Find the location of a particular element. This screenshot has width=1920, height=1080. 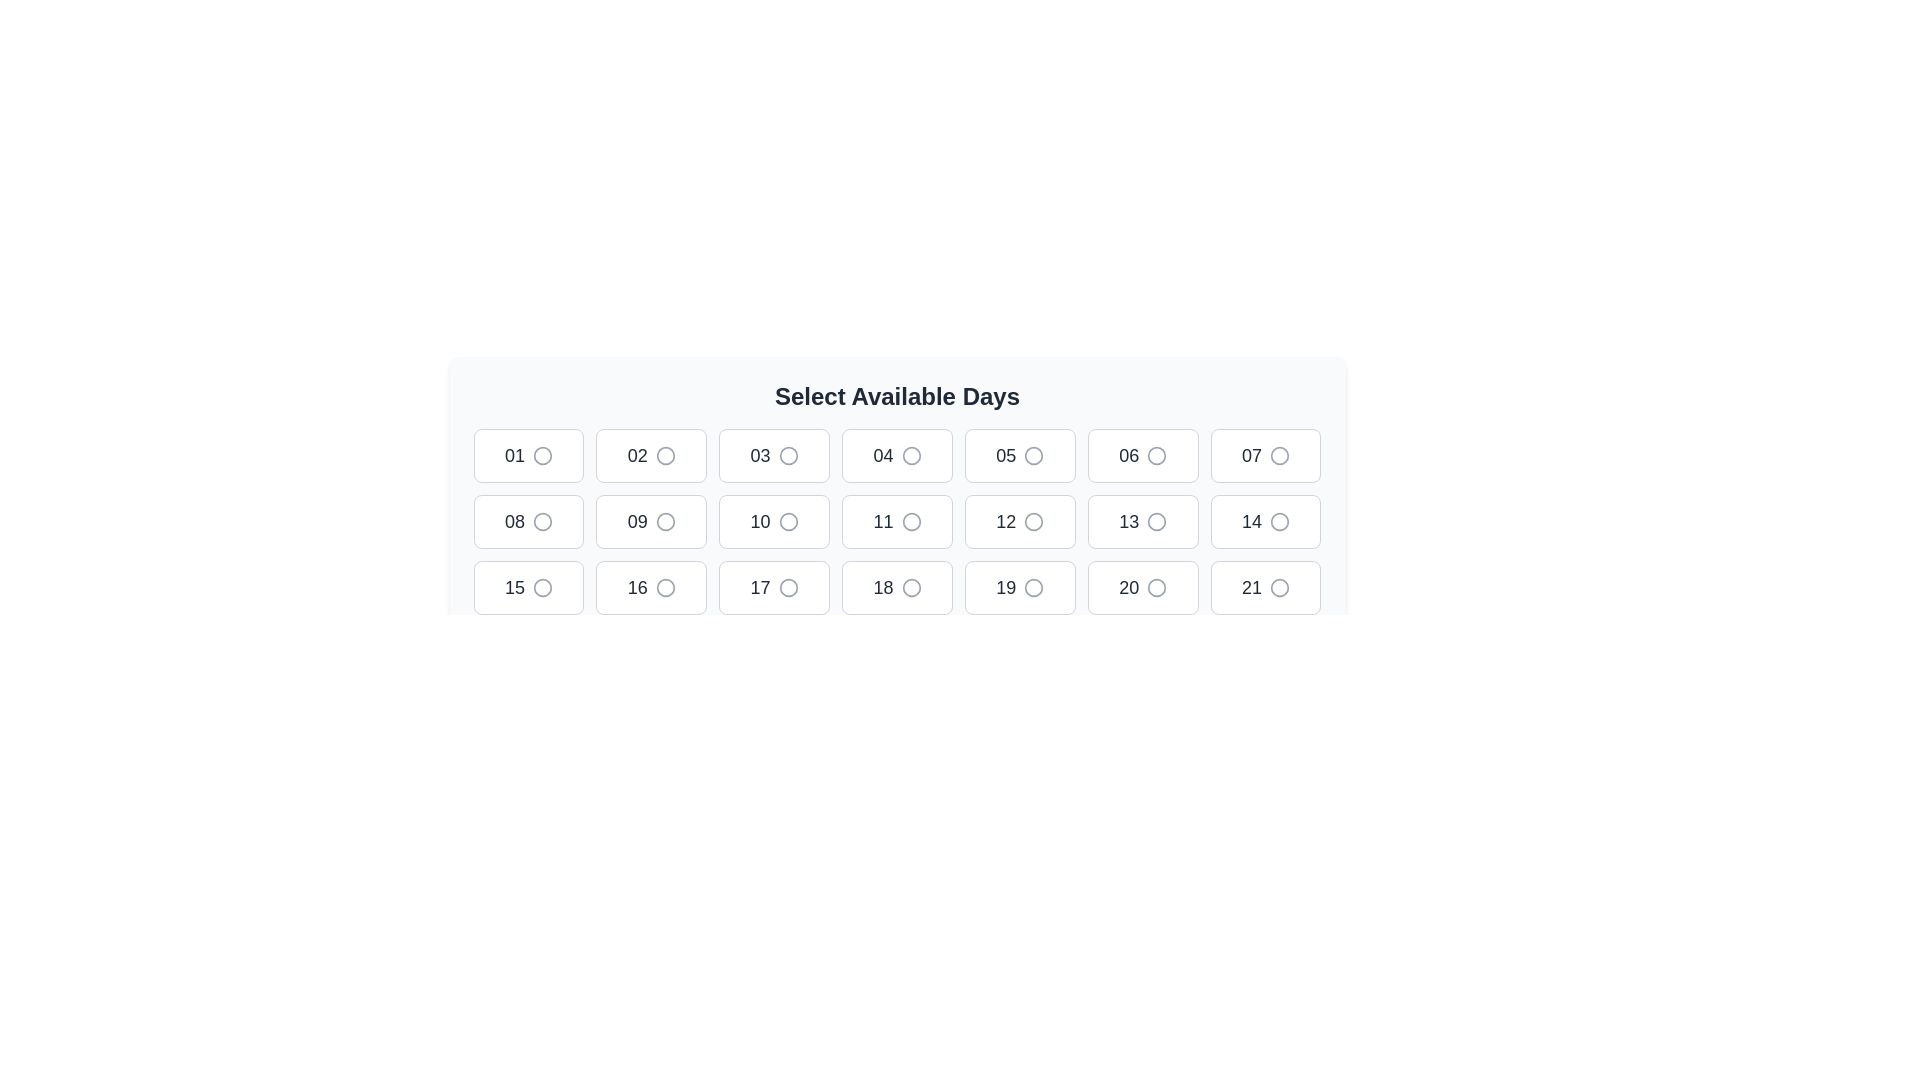

the interactive selection button displaying the number '04' is located at coordinates (896, 455).